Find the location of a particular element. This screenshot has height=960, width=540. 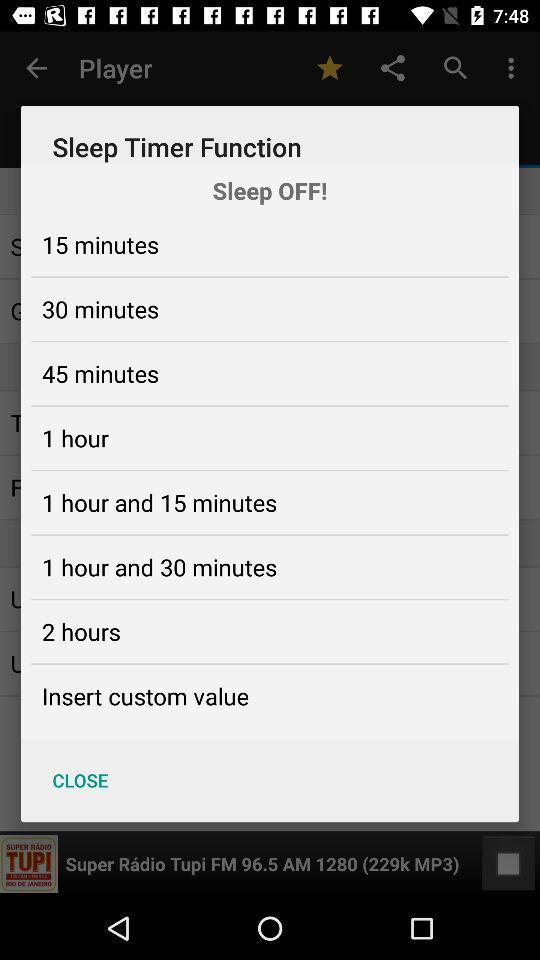

the 45 minutes icon is located at coordinates (99, 372).